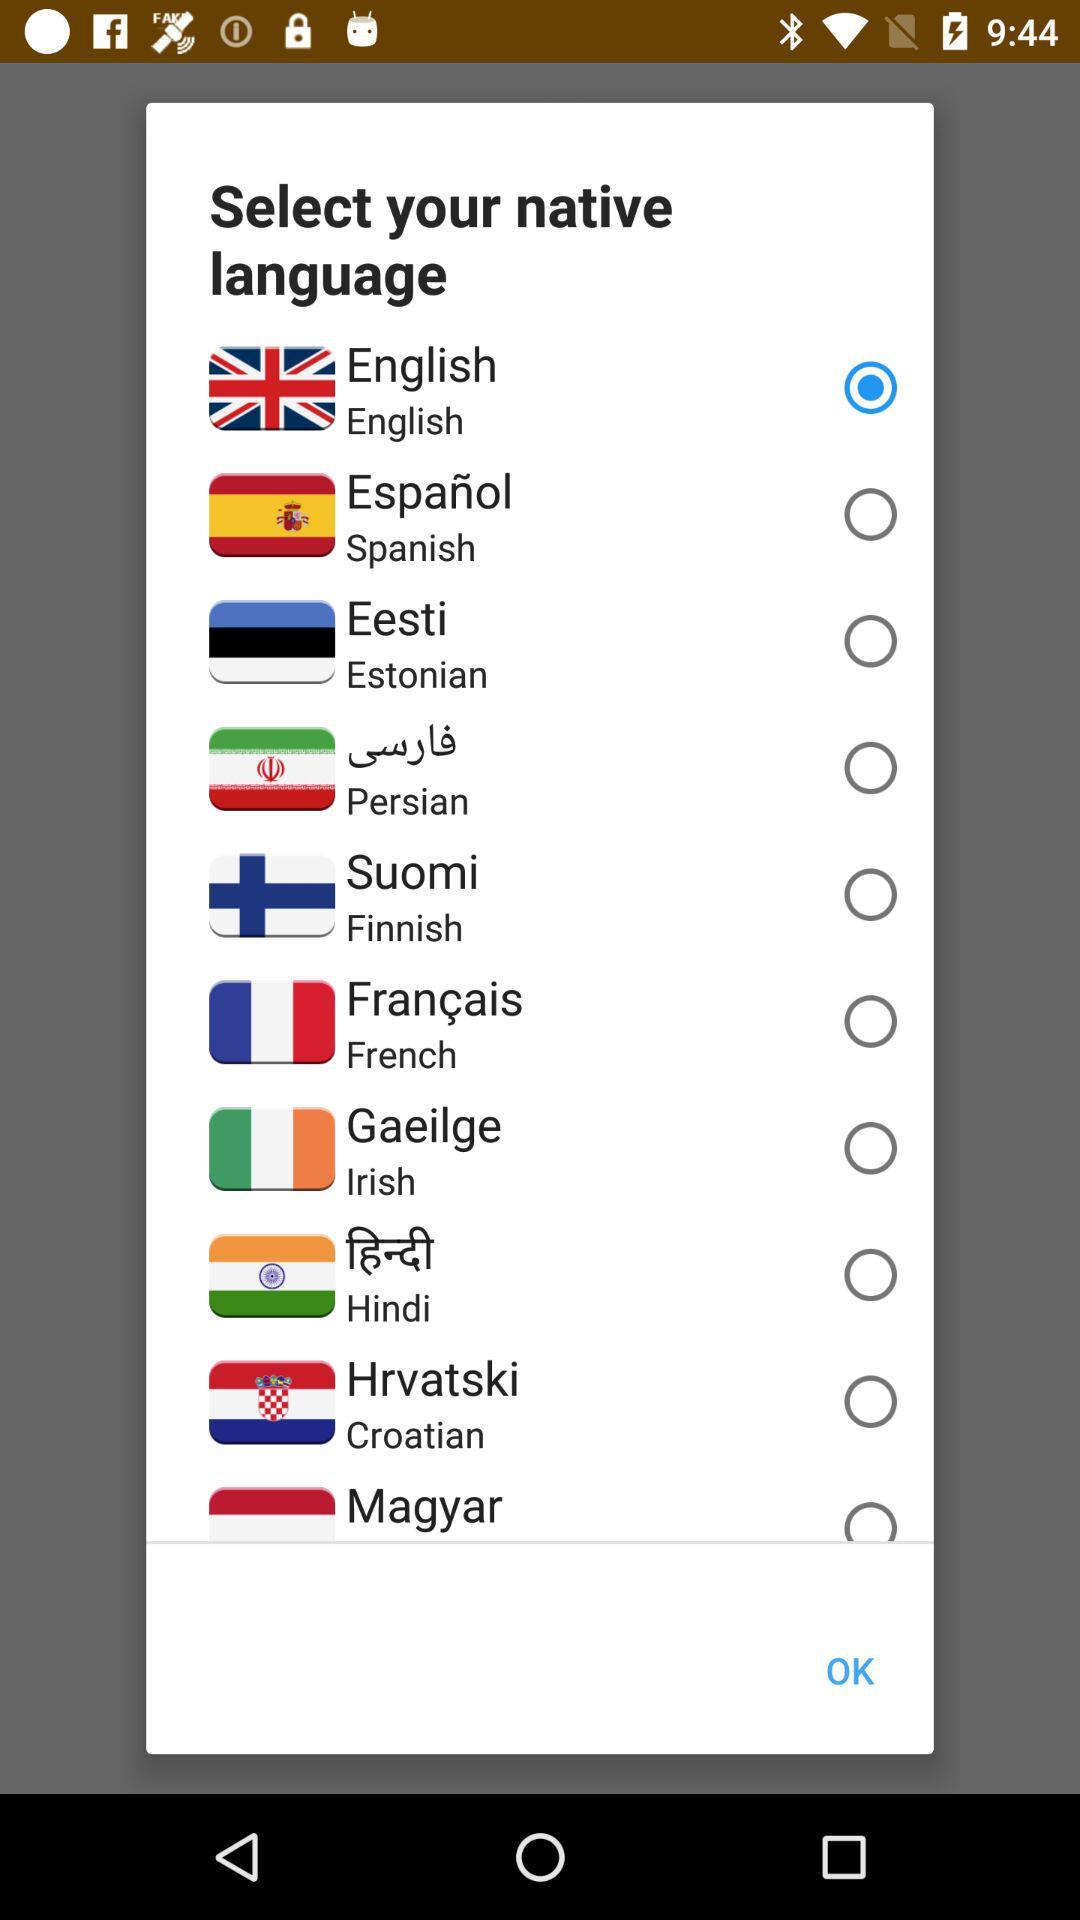  What do you see at coordinates (401, 1052) in the screenshot?
I see `the french item` at bounding box center [401, 1052].